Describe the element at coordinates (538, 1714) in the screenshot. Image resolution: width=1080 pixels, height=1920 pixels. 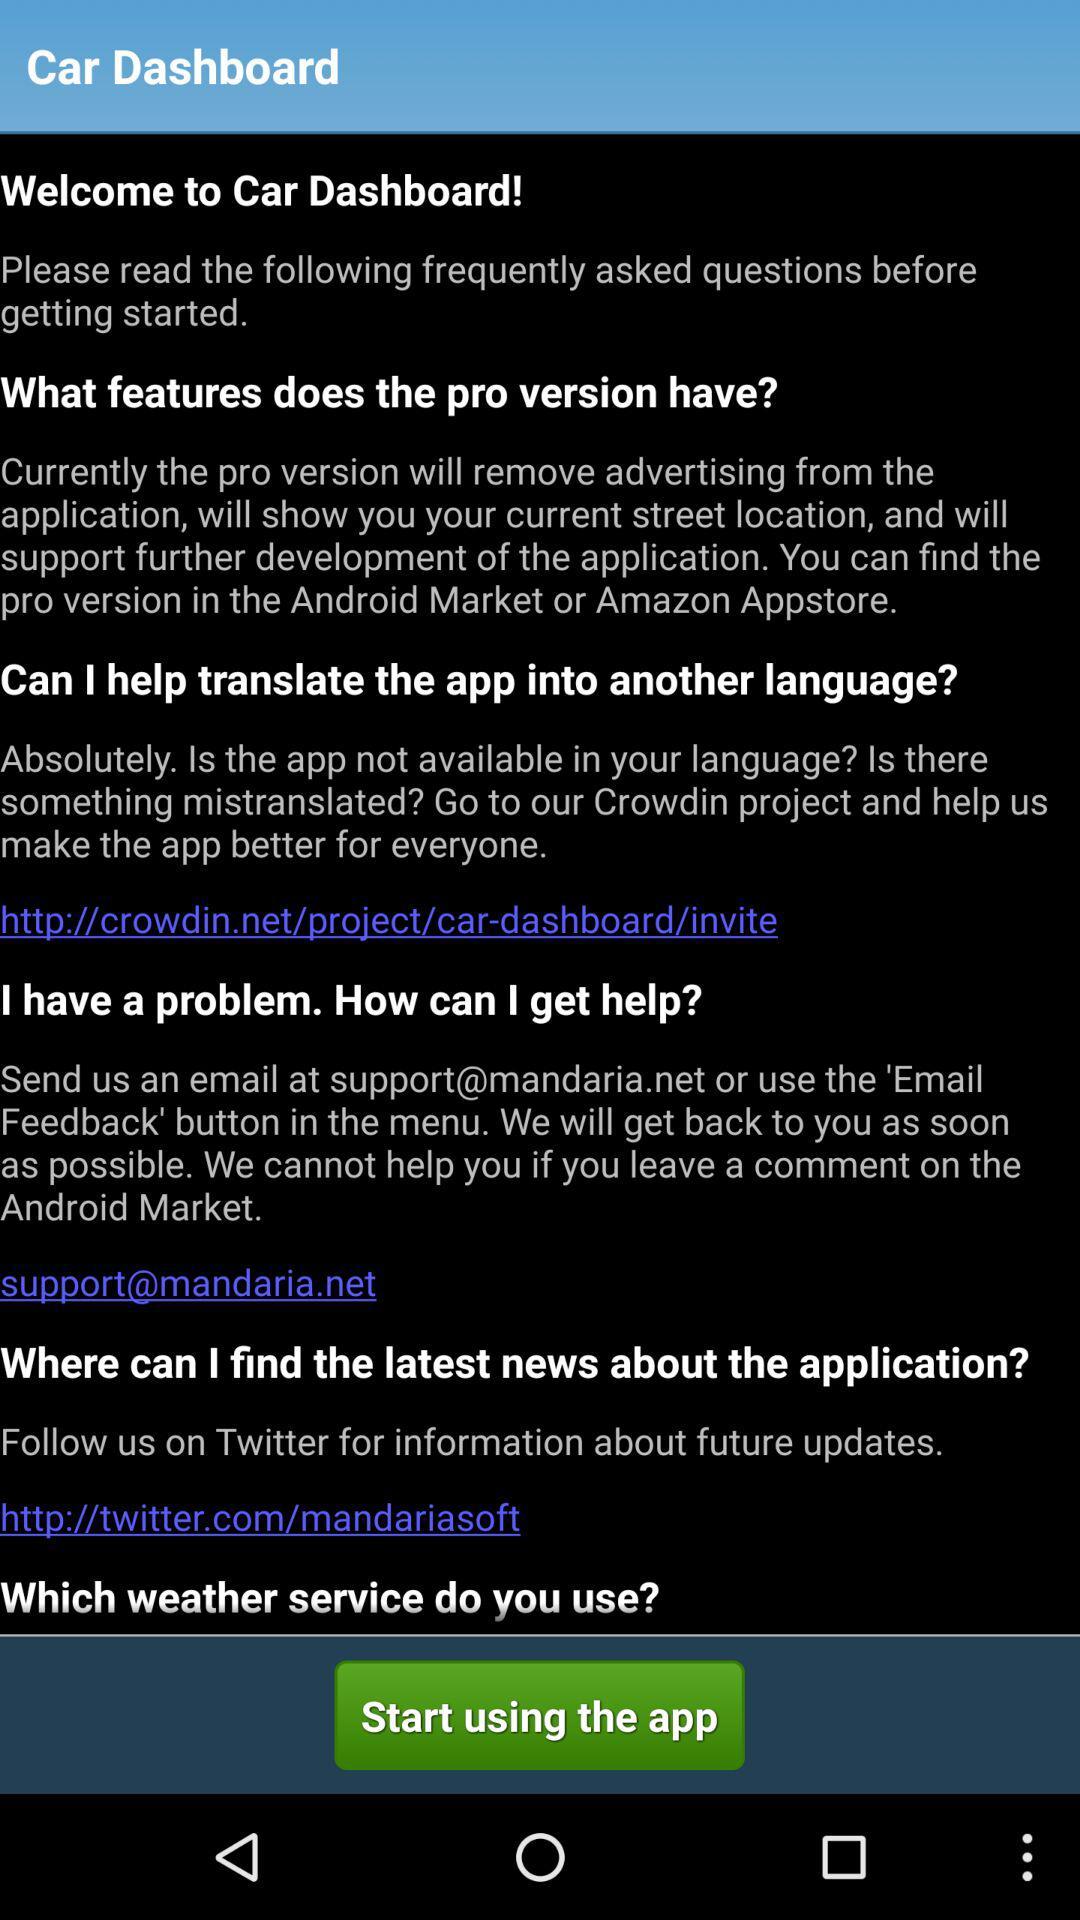
I see `start using the button` at that location.